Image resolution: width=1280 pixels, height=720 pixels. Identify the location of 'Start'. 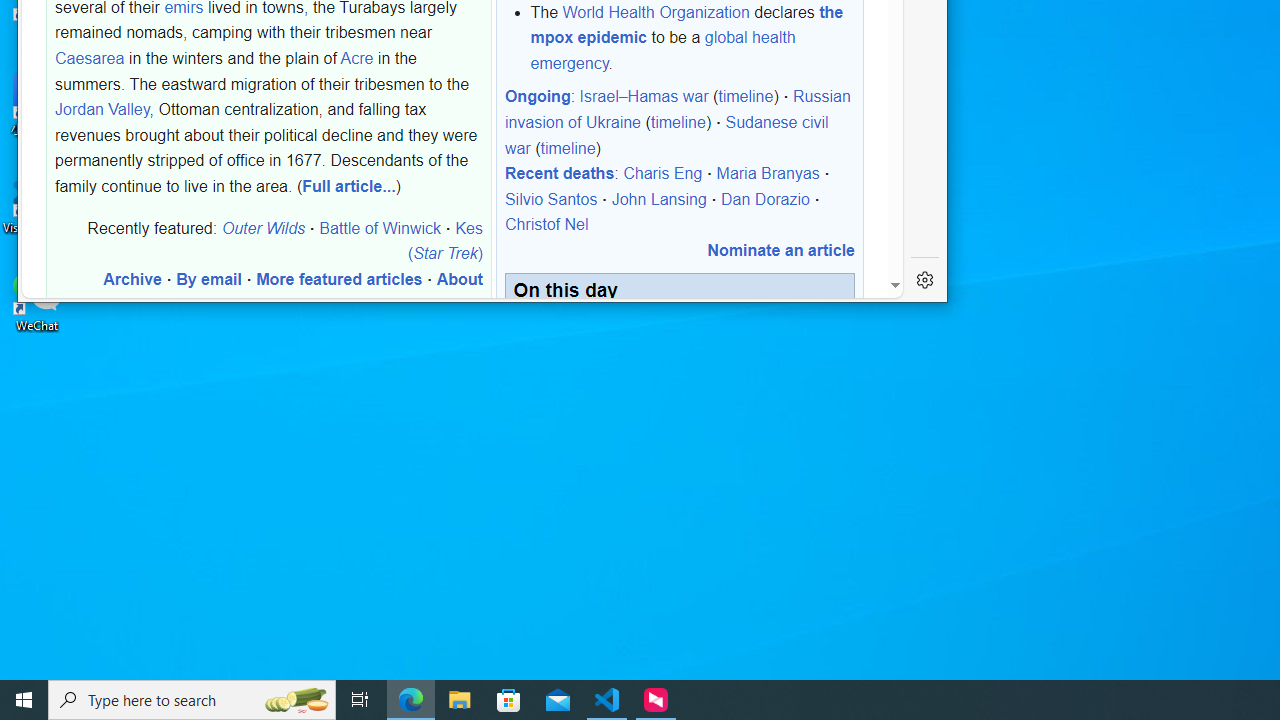
(24, 698).